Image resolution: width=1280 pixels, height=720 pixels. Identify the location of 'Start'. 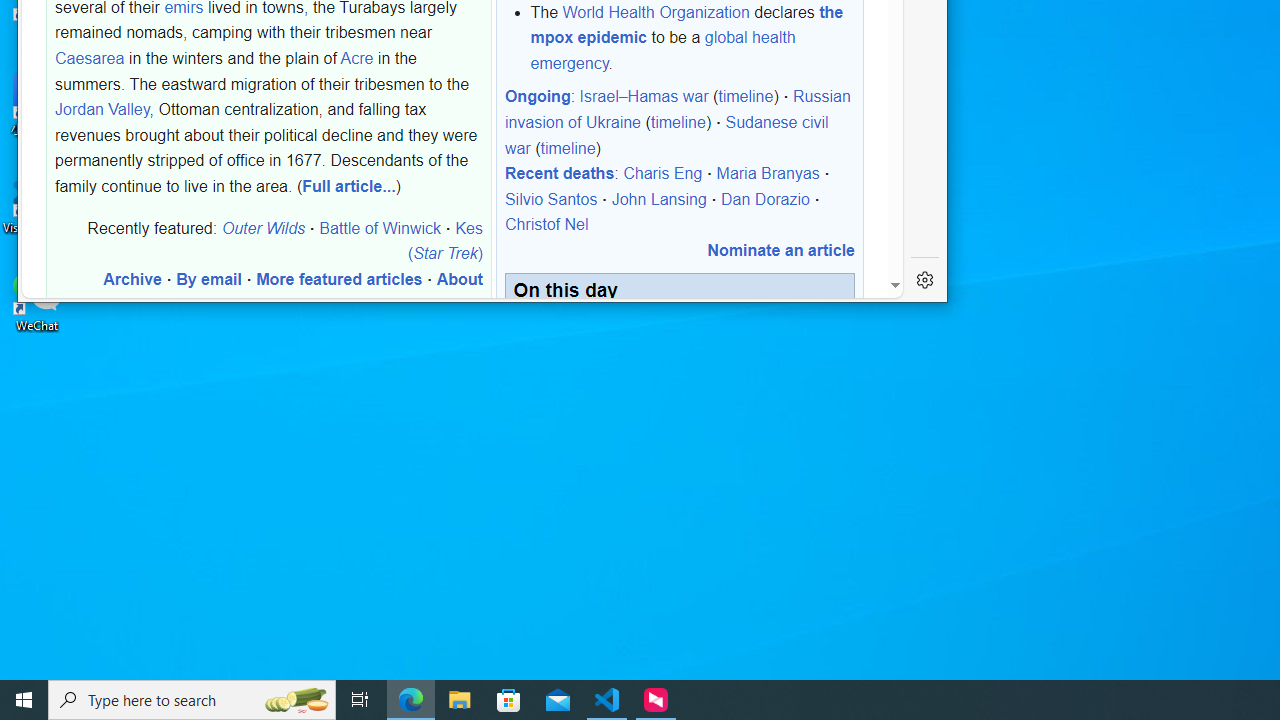
(24, 698).